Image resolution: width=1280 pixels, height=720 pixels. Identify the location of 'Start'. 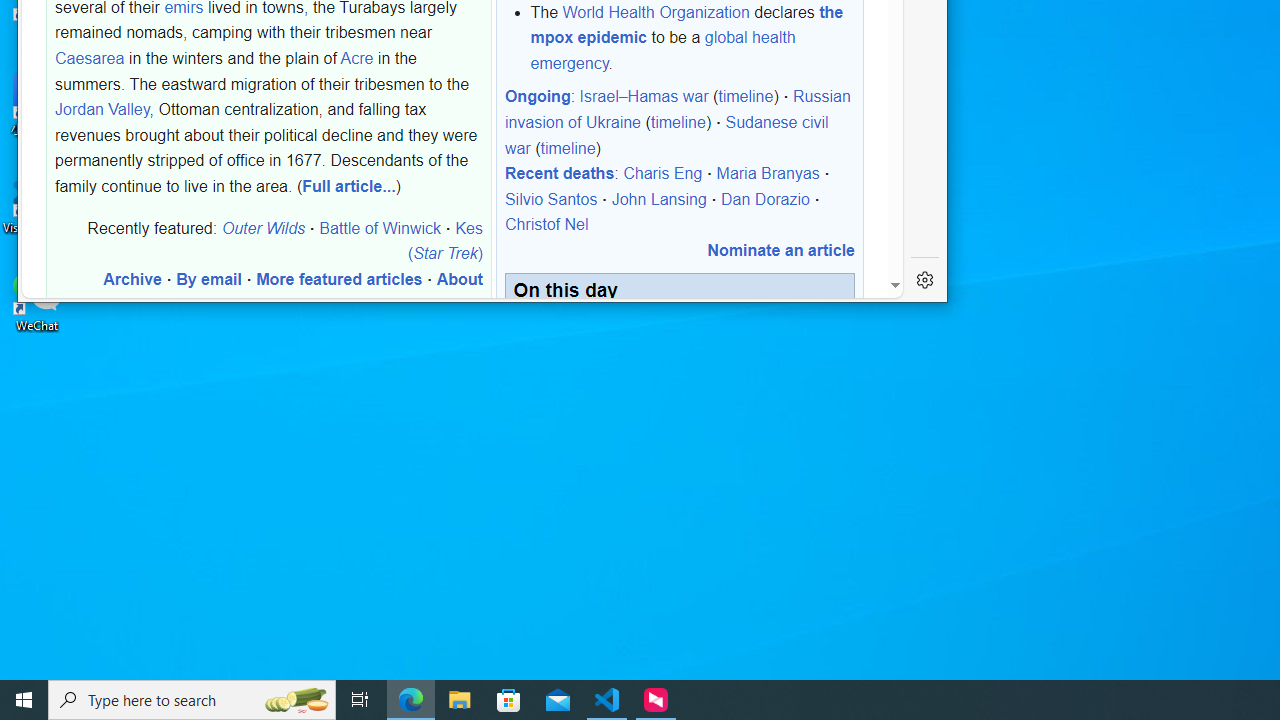
(24, 698).